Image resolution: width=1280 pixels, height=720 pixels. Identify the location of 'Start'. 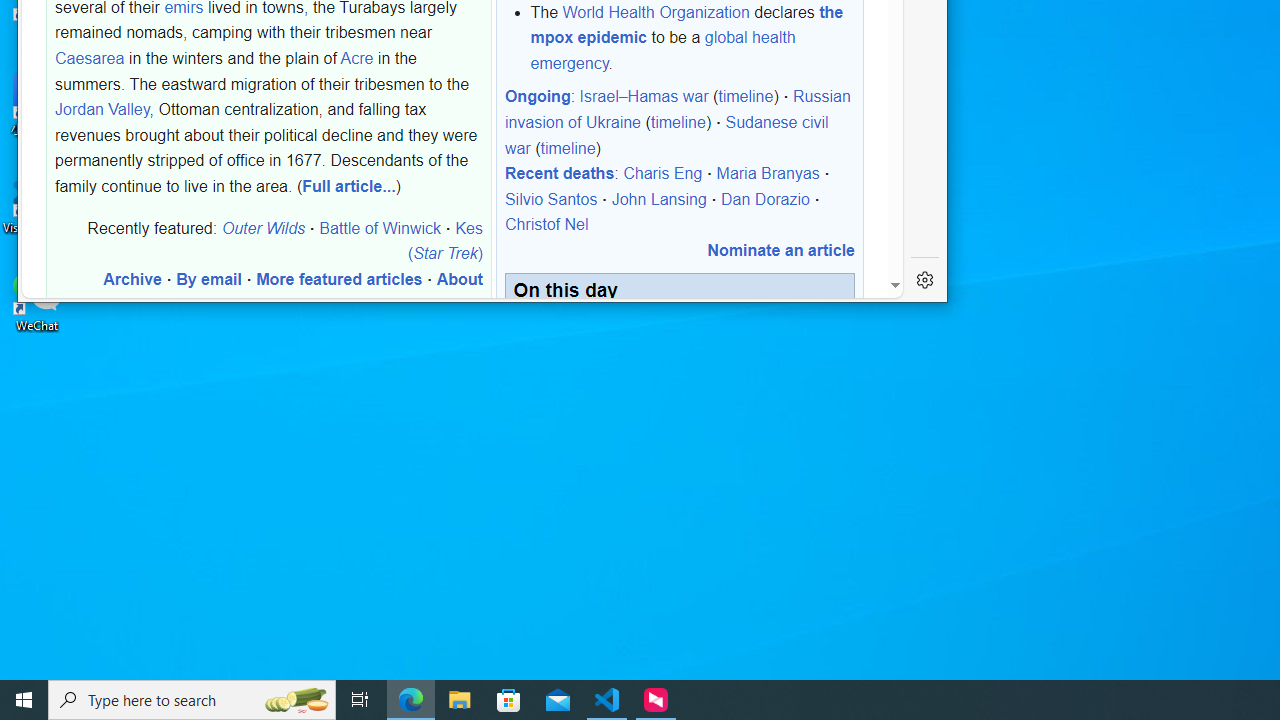
(24, 698).